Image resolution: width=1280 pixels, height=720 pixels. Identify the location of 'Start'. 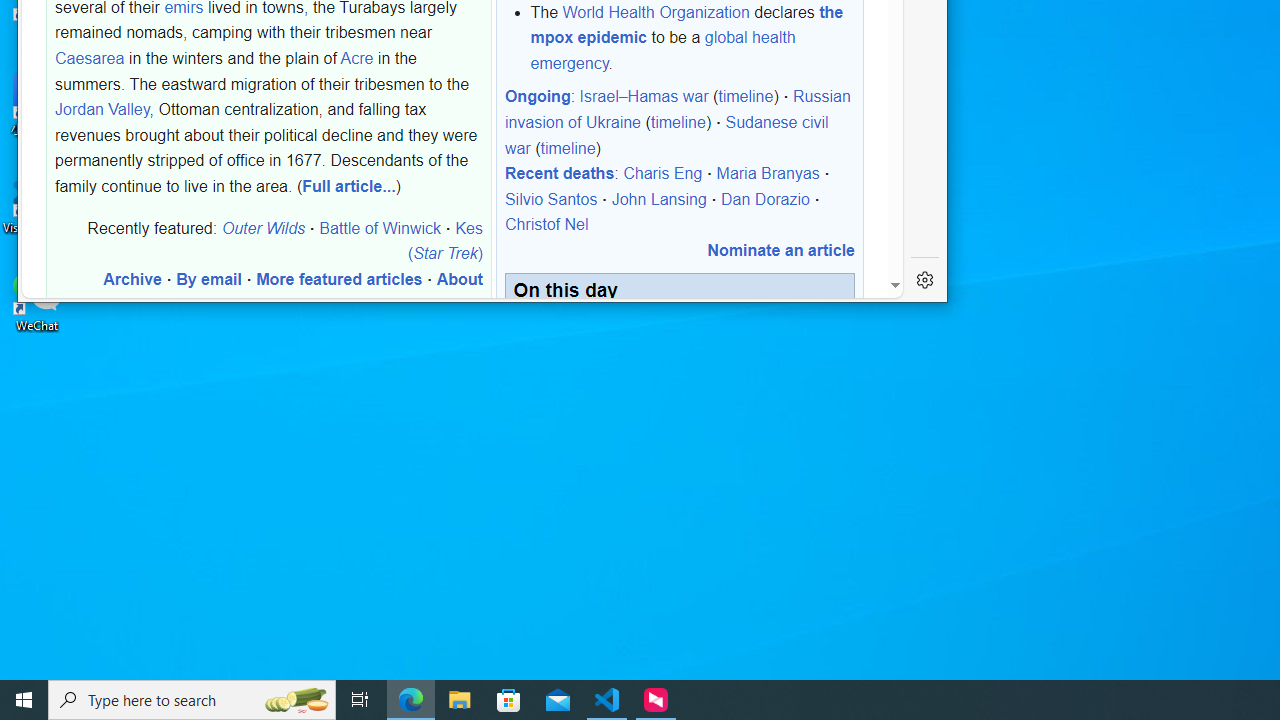
(24, 698).